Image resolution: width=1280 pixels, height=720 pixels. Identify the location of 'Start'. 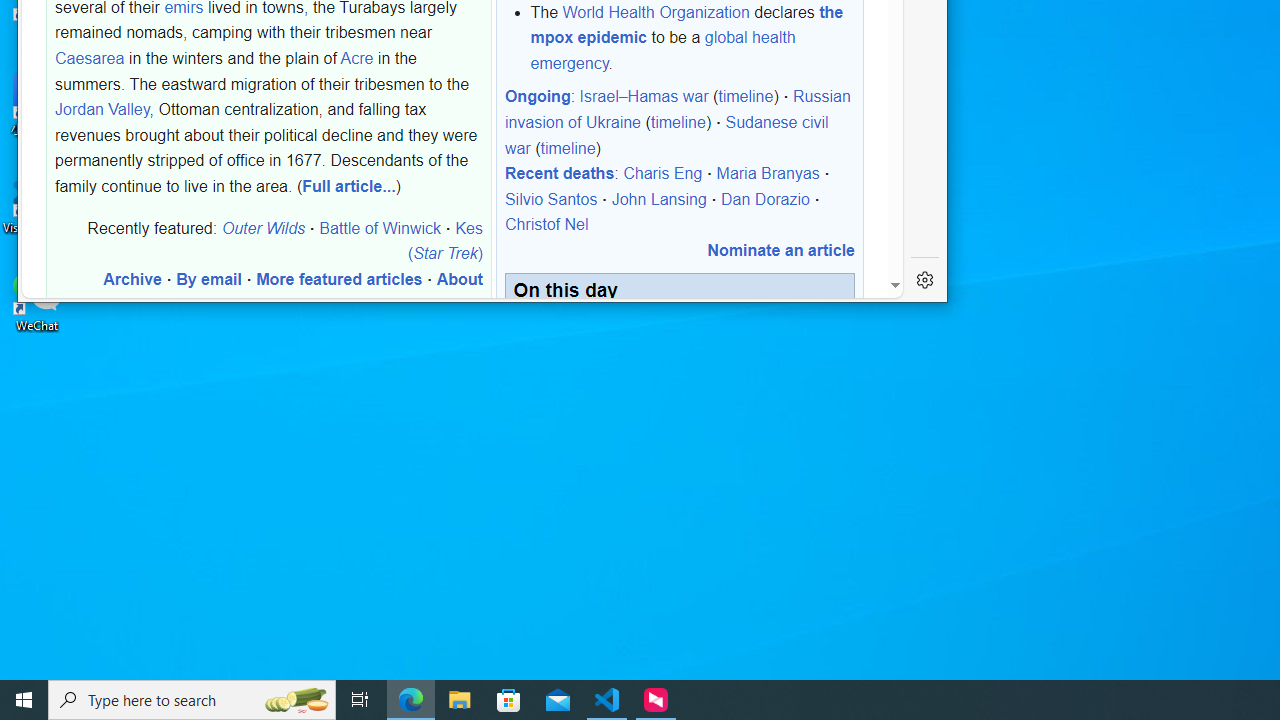
(24, 698).